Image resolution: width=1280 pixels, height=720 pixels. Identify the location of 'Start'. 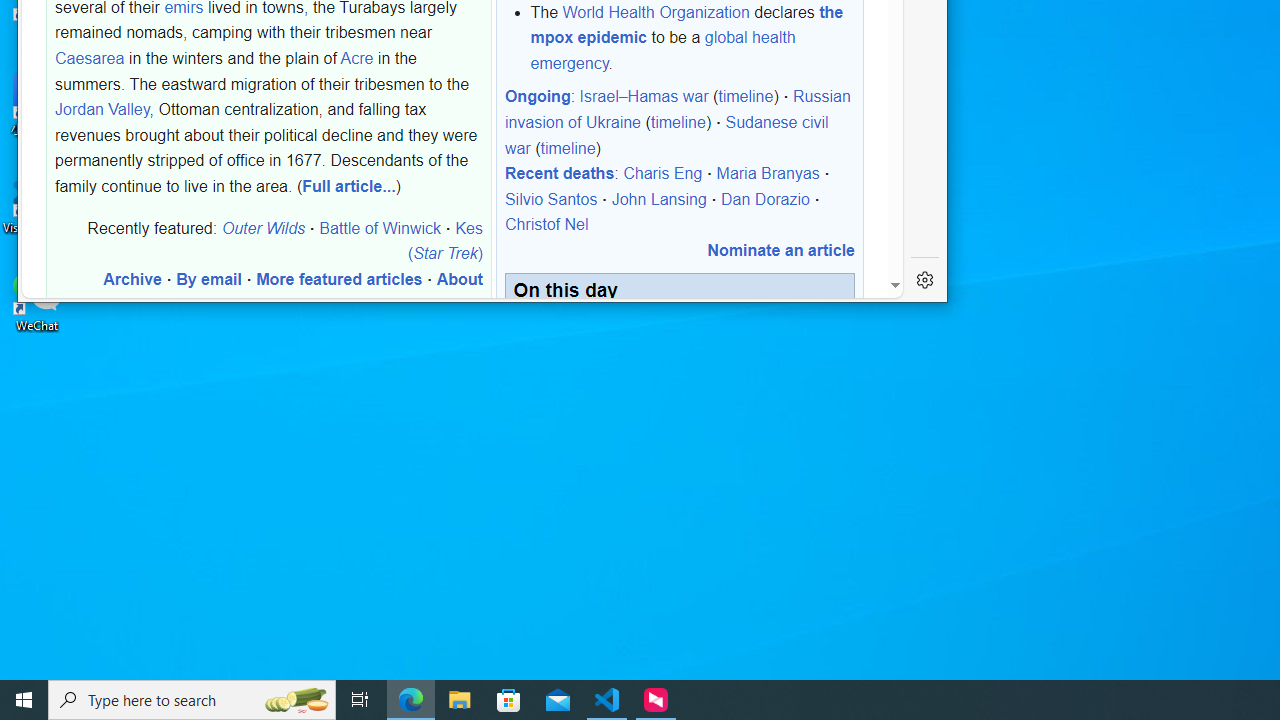
(24, 698).